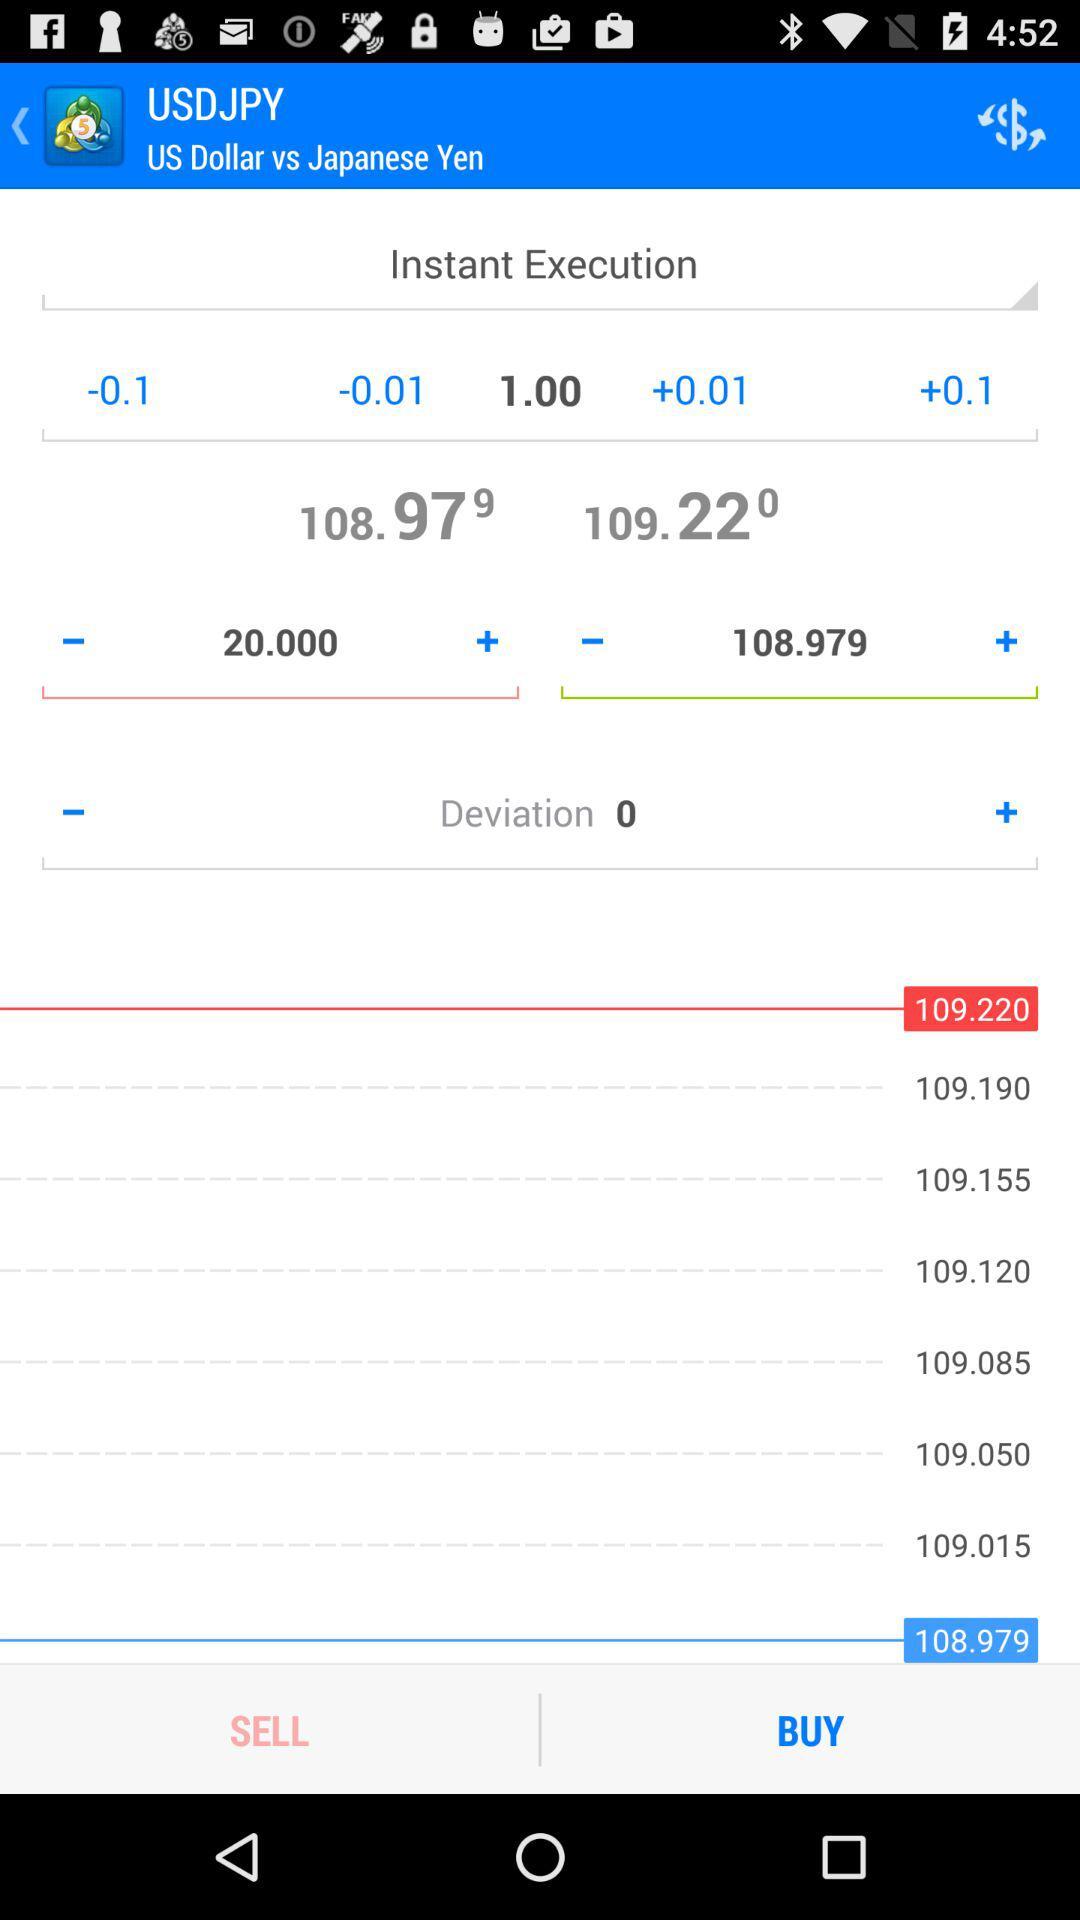  What do you see at coordinates (280, 641) in the screenshot?
I see `the 20000` at bounding box center [280, 641].